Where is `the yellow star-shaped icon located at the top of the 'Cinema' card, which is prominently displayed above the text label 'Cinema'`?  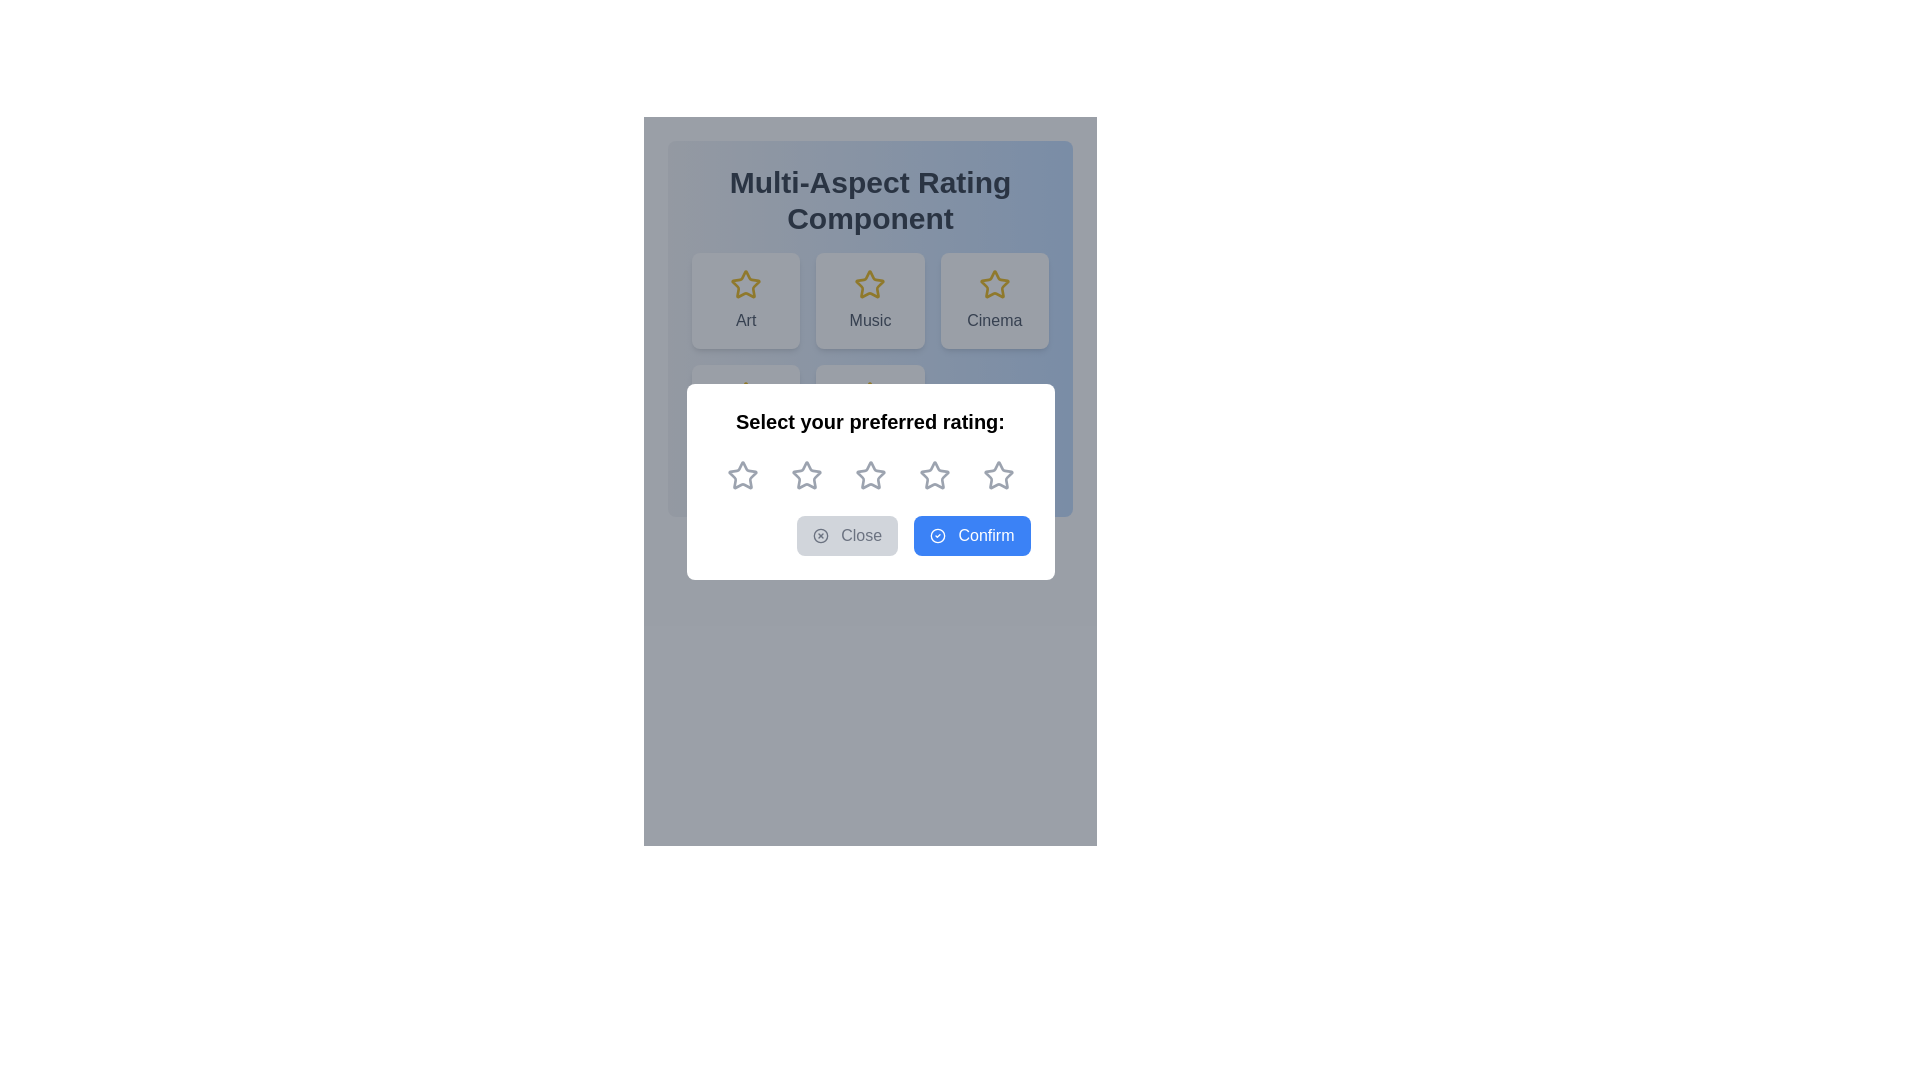 the yellow star-shaped icon located at the top of the 'Cinema' card, which is prominently displayed above the text label 'Cinema' is located at coordinates (994, 285).